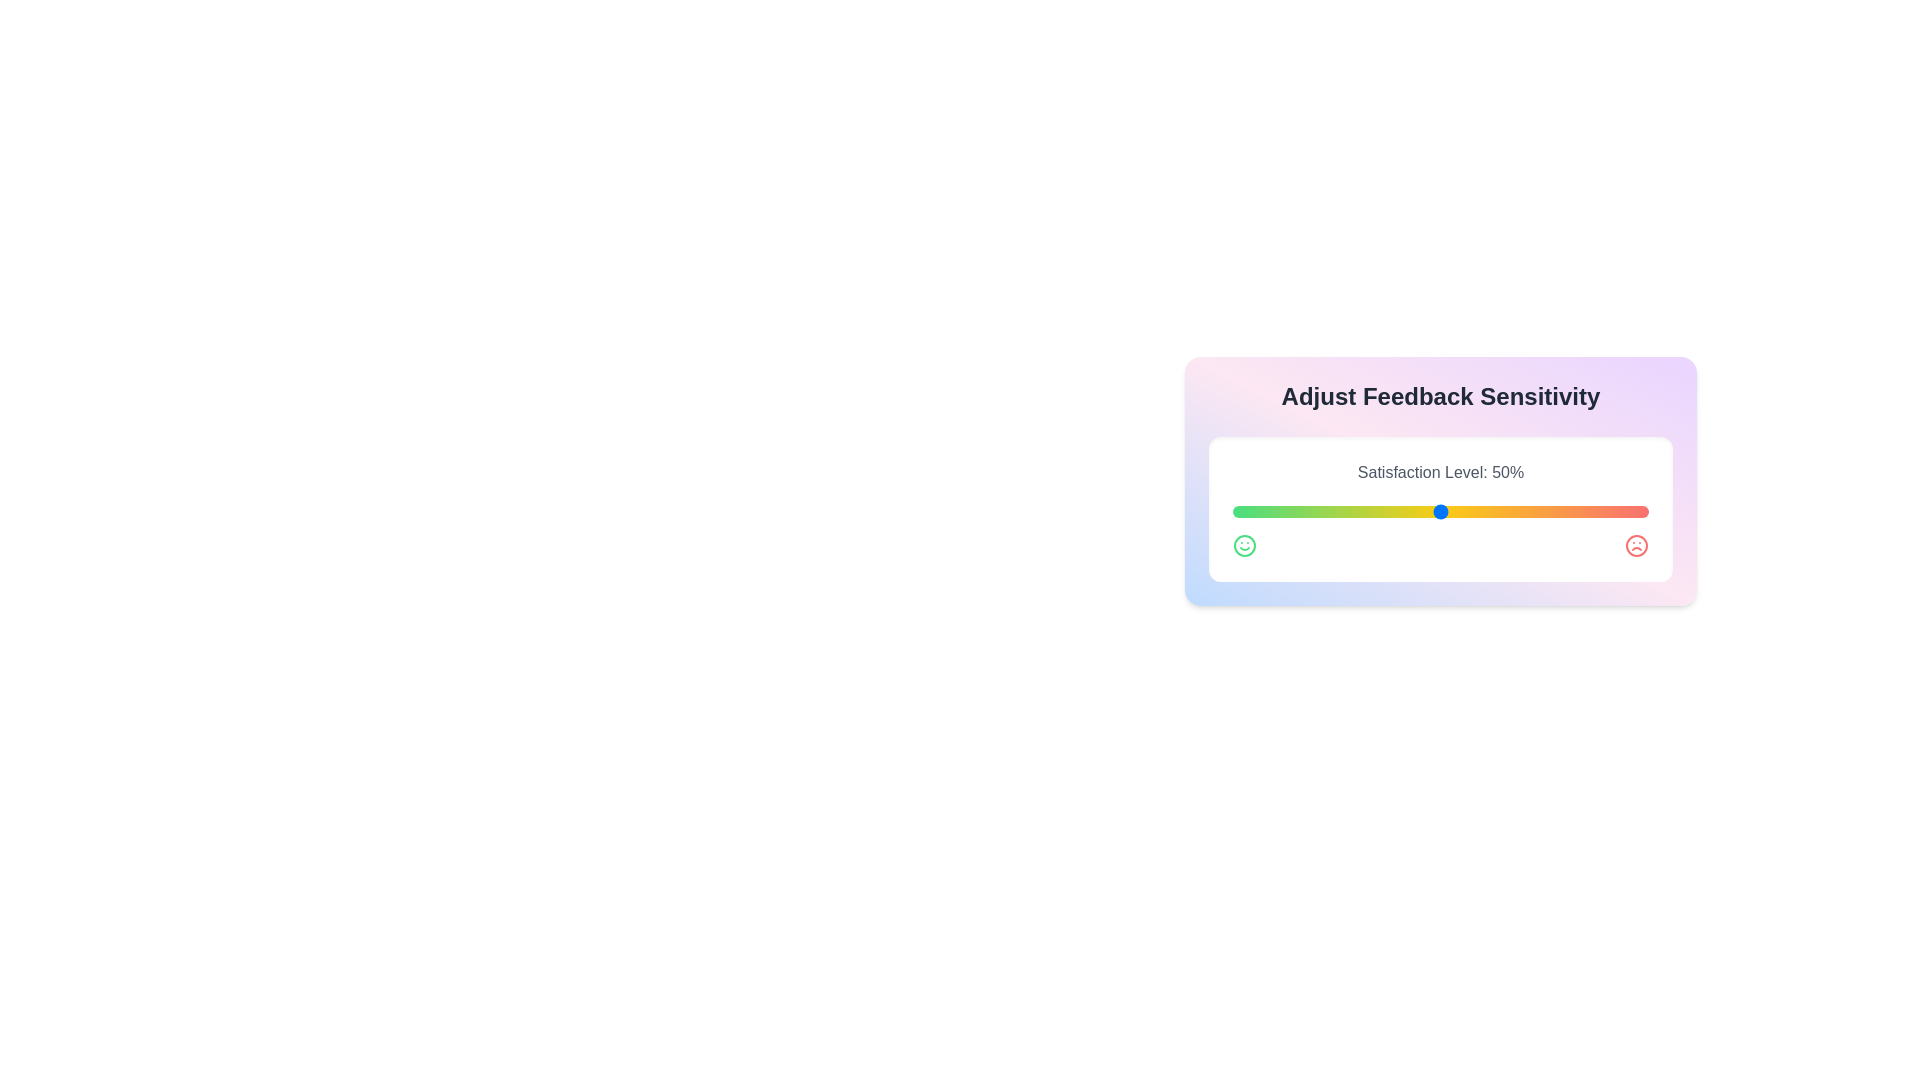  Describe the element at coordinates (1598, 511) in the screenshot. I see `the satisfaction level slider to 88%` at that location.